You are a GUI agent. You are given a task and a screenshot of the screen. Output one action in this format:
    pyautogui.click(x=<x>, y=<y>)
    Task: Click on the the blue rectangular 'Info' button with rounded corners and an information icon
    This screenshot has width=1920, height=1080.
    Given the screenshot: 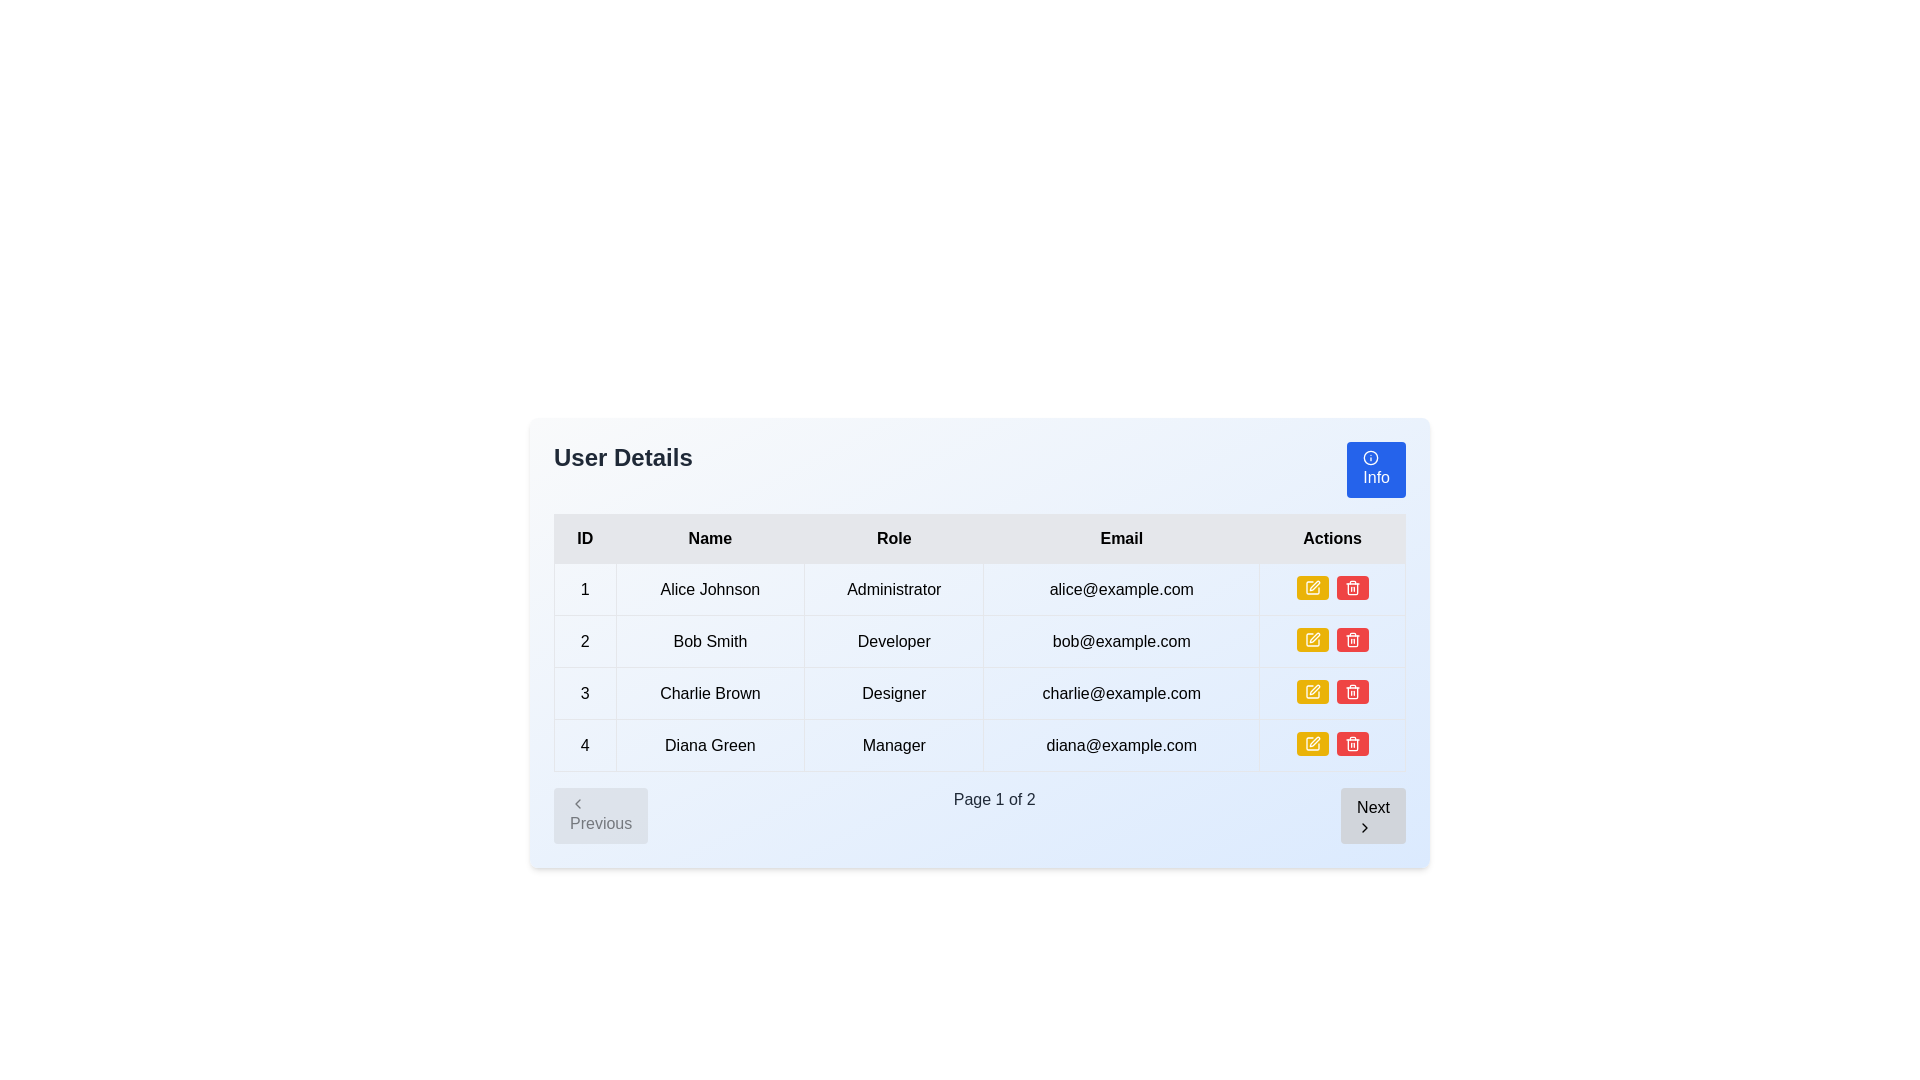 What is the action you would take?
    pyautogui.click(x=1375, y=470)
    